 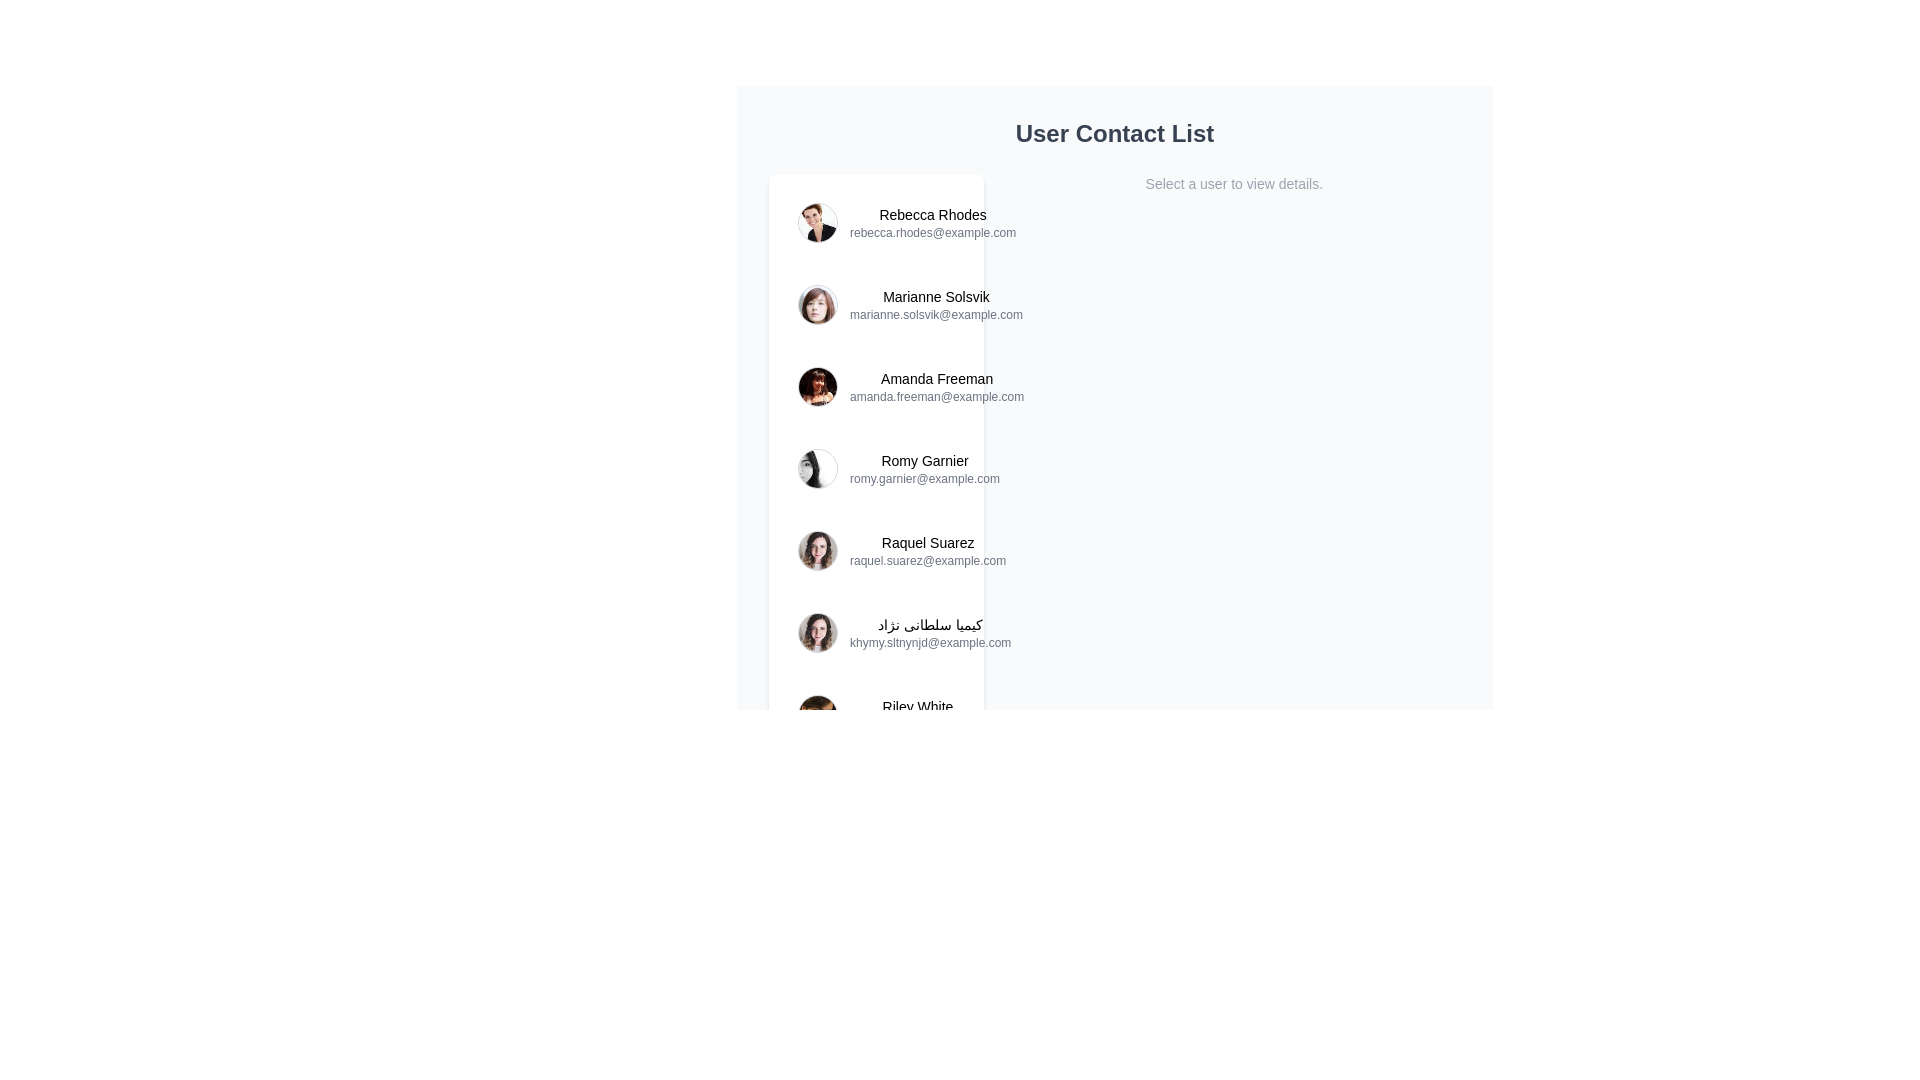 I want to click on the email address 'raquel.suarez@example.com' displayed in gray font beneath 'Raquel Suarez' in the User Contact List, so click(x=927, y=560).